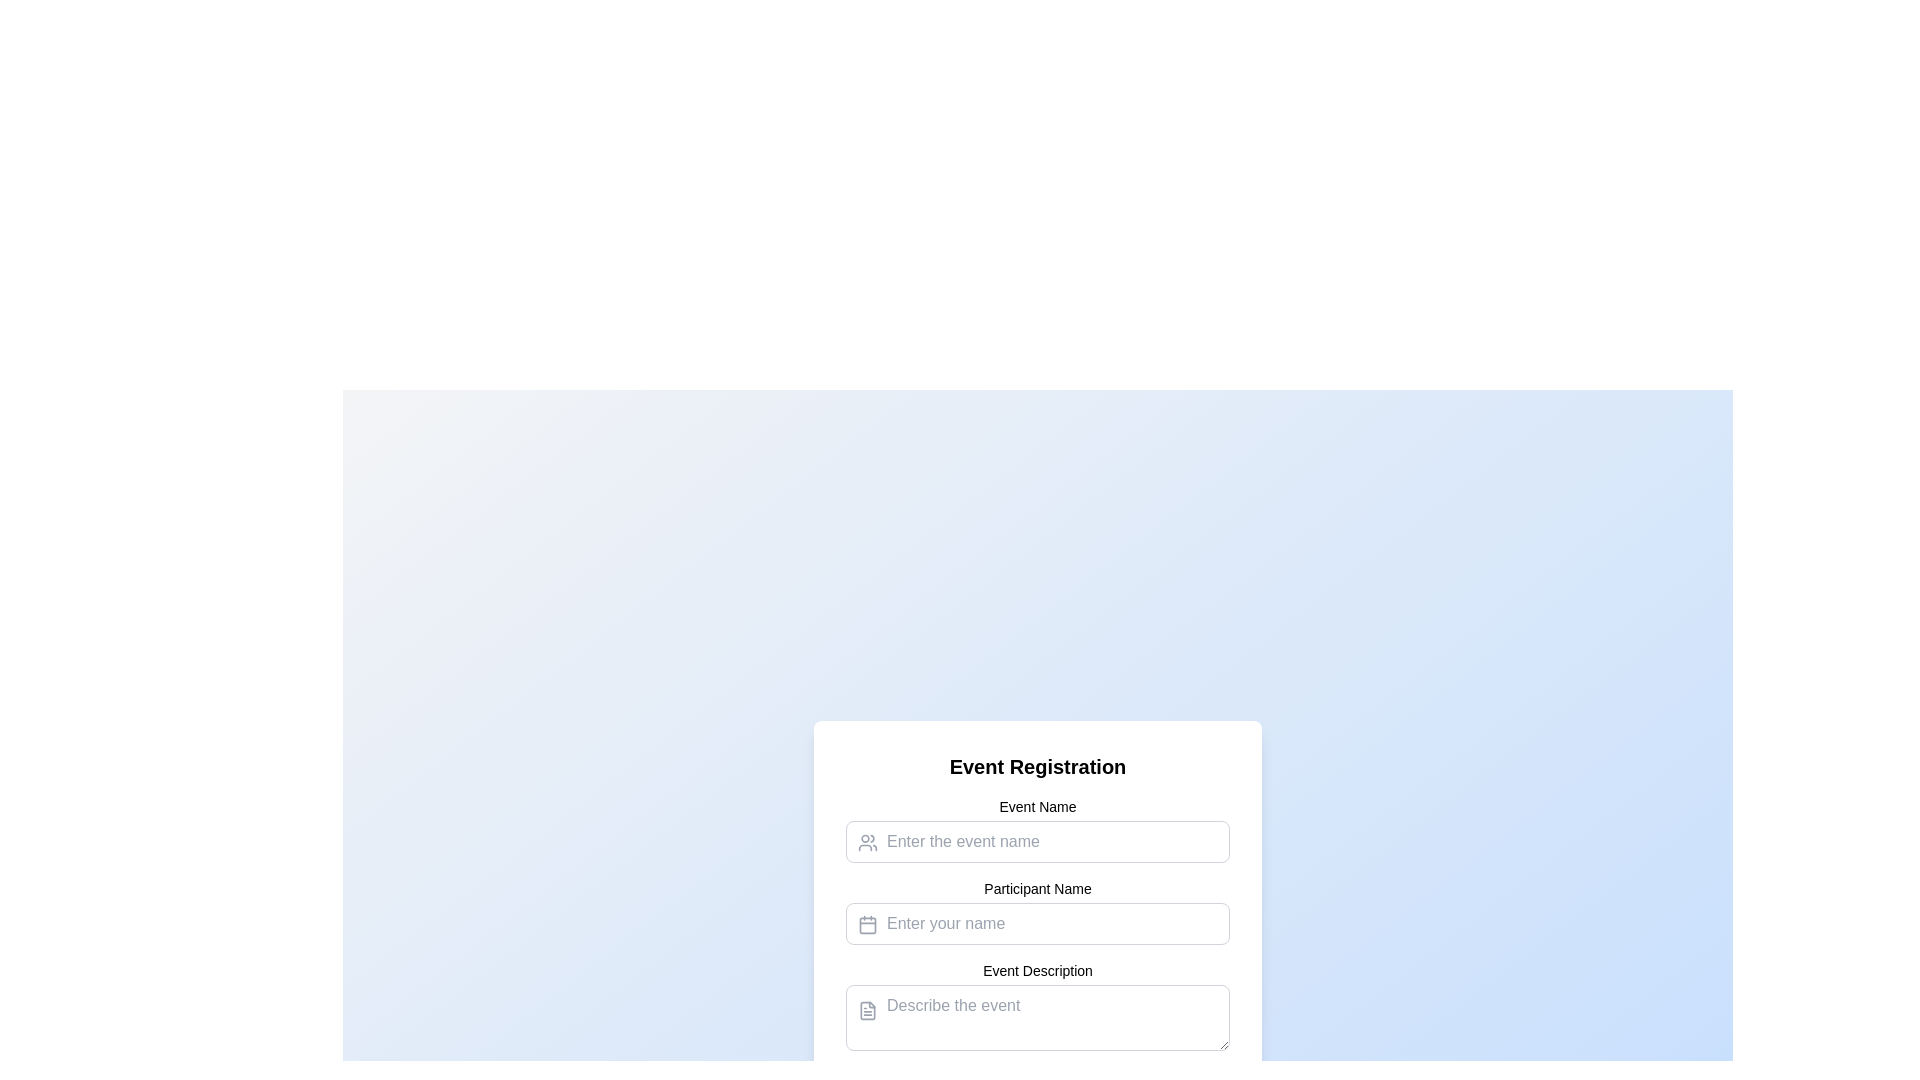  I want to click on the text label reading 'Participant Name', which is styled with a small font size and medium weight, positioned directly above an input field and aligned to its left edge in the form interface, so click(1037, 887).